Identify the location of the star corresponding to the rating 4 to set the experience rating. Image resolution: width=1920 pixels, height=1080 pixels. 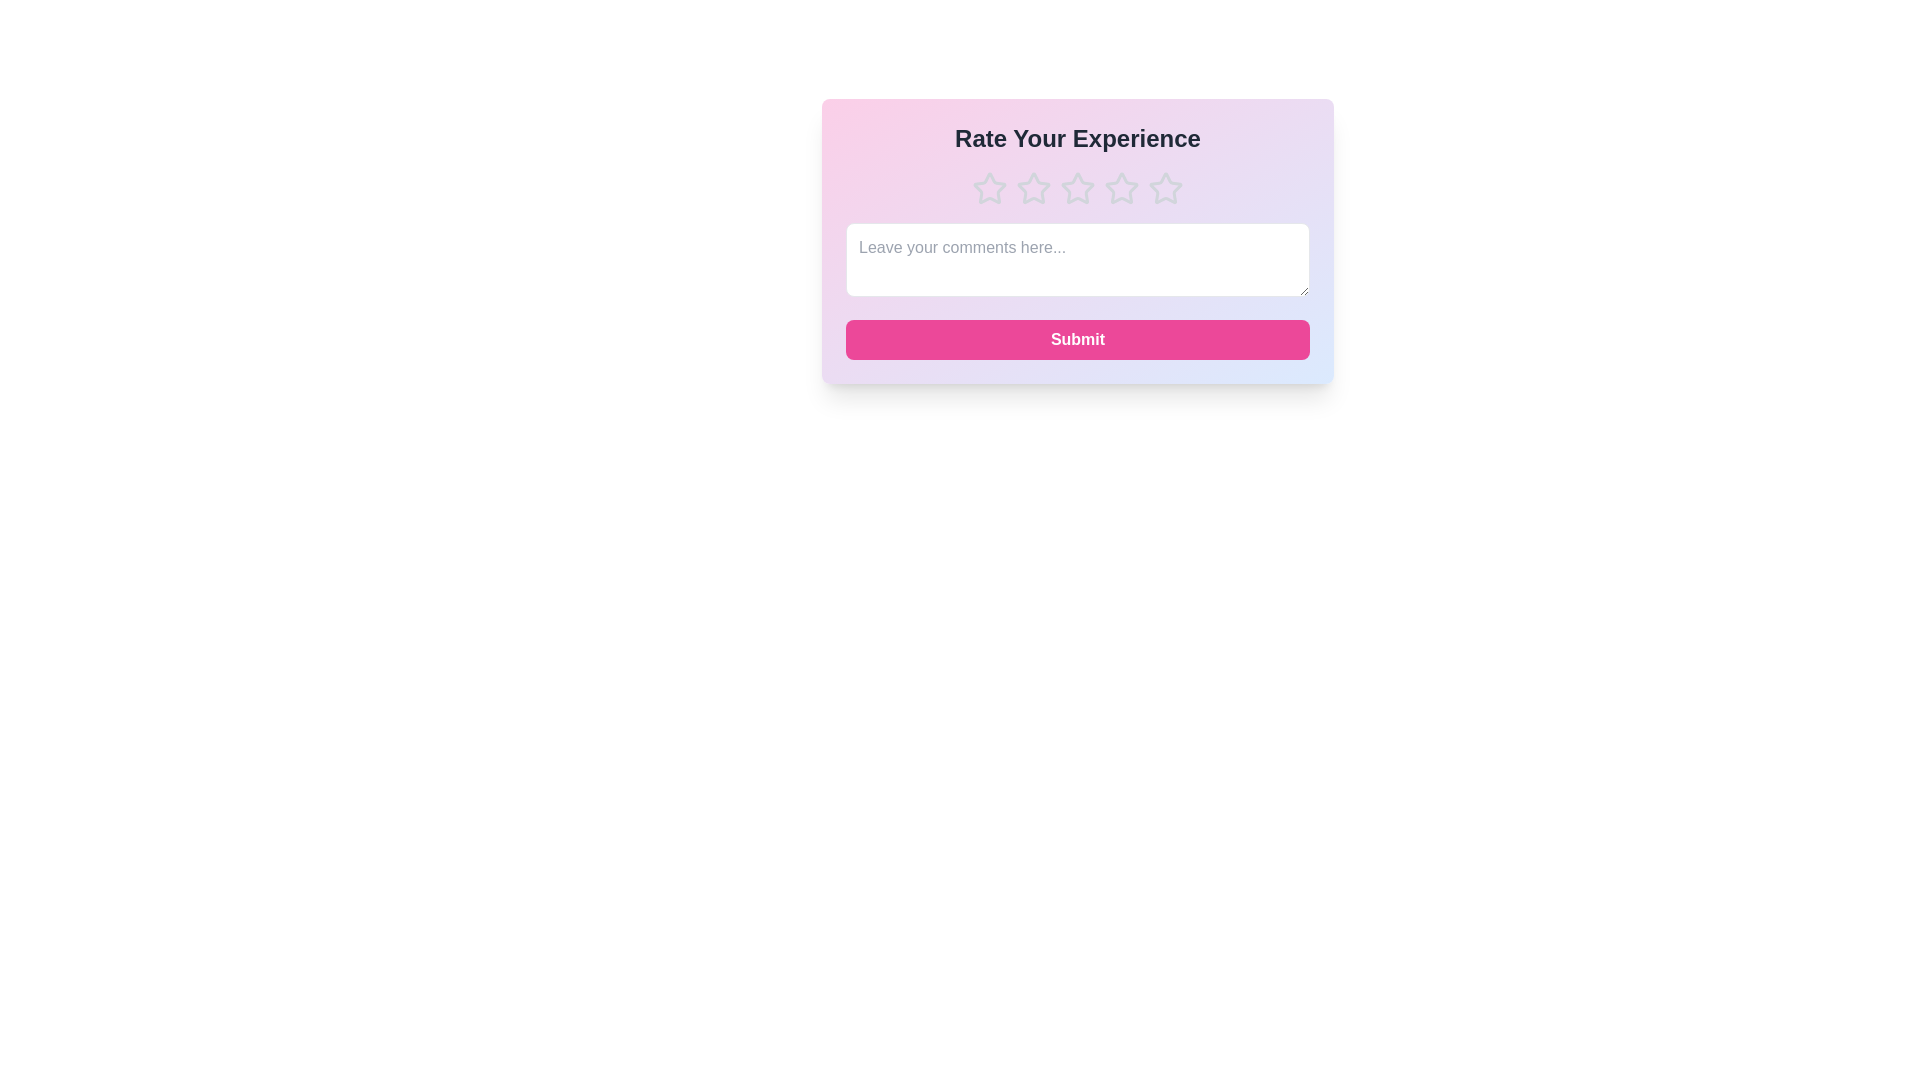
(1122, 189).